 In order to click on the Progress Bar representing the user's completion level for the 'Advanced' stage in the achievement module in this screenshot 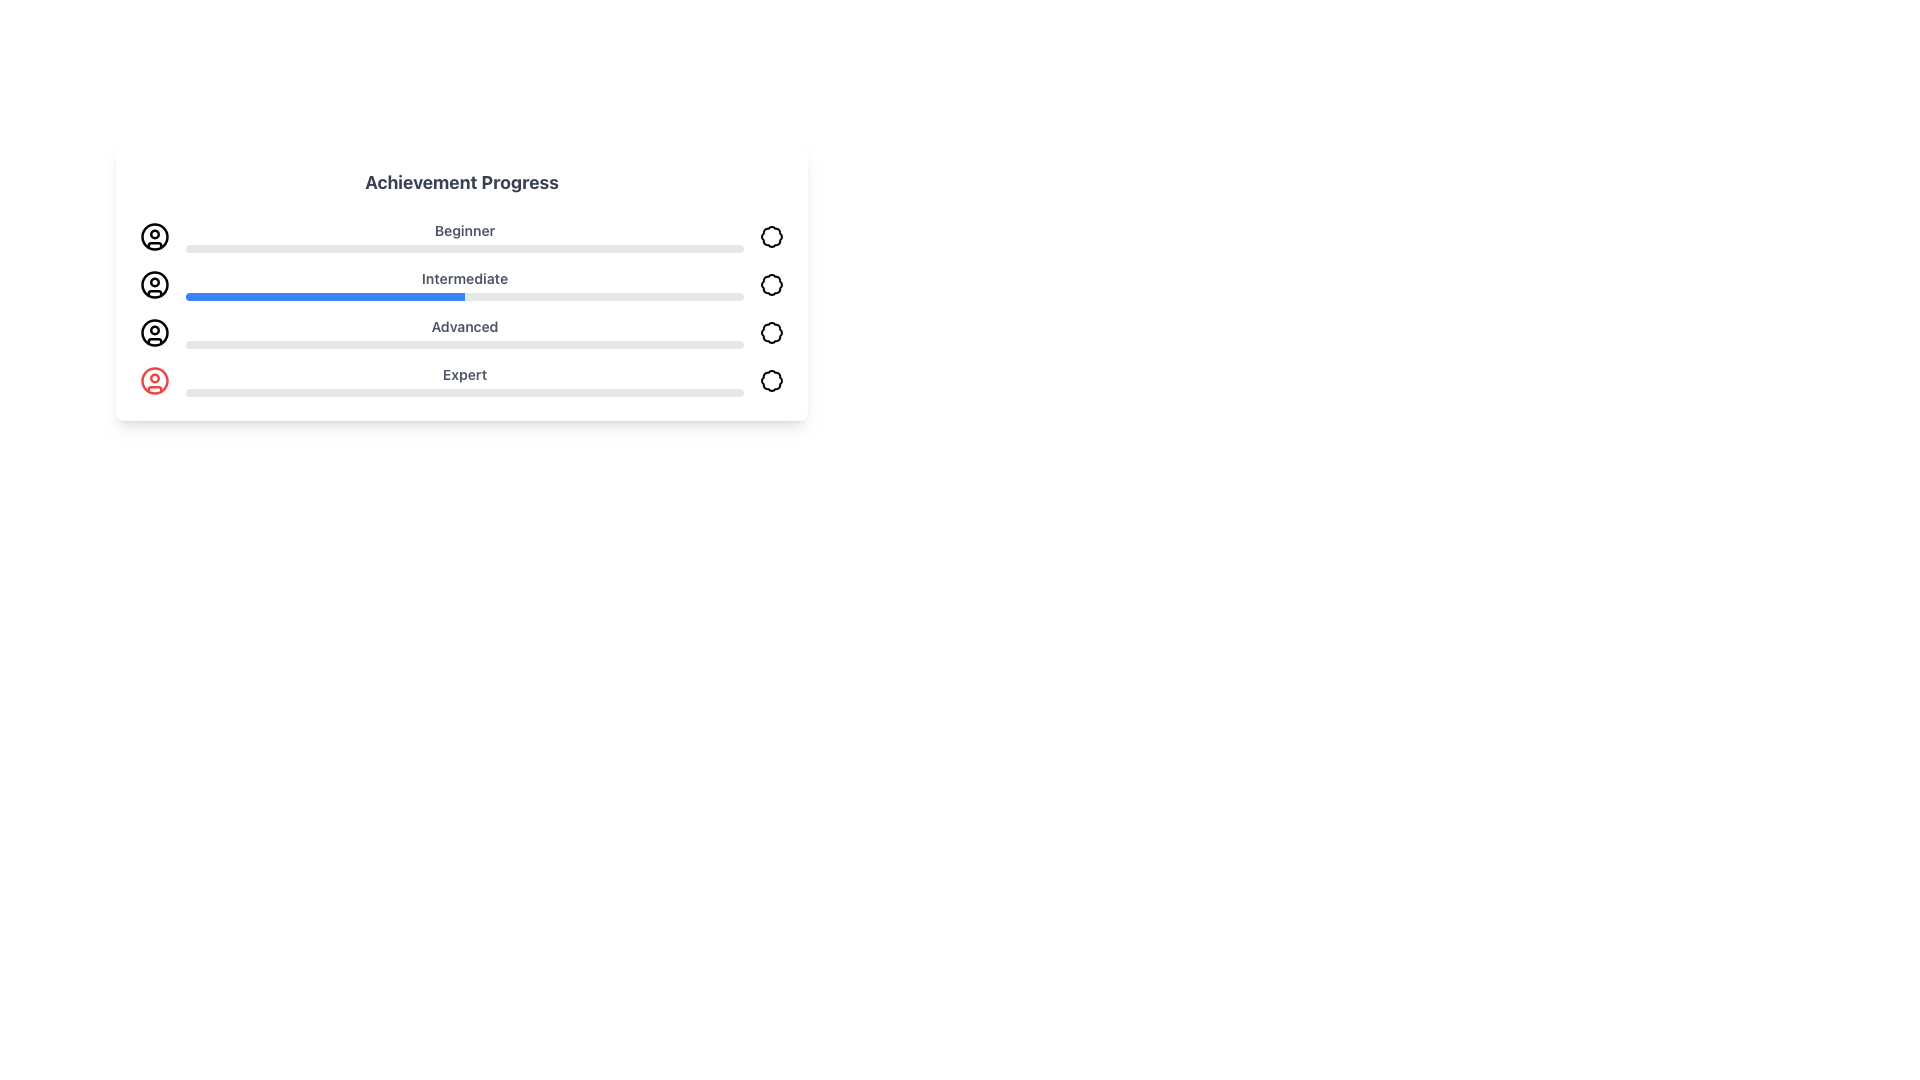, I will do `click(381, 343)`.